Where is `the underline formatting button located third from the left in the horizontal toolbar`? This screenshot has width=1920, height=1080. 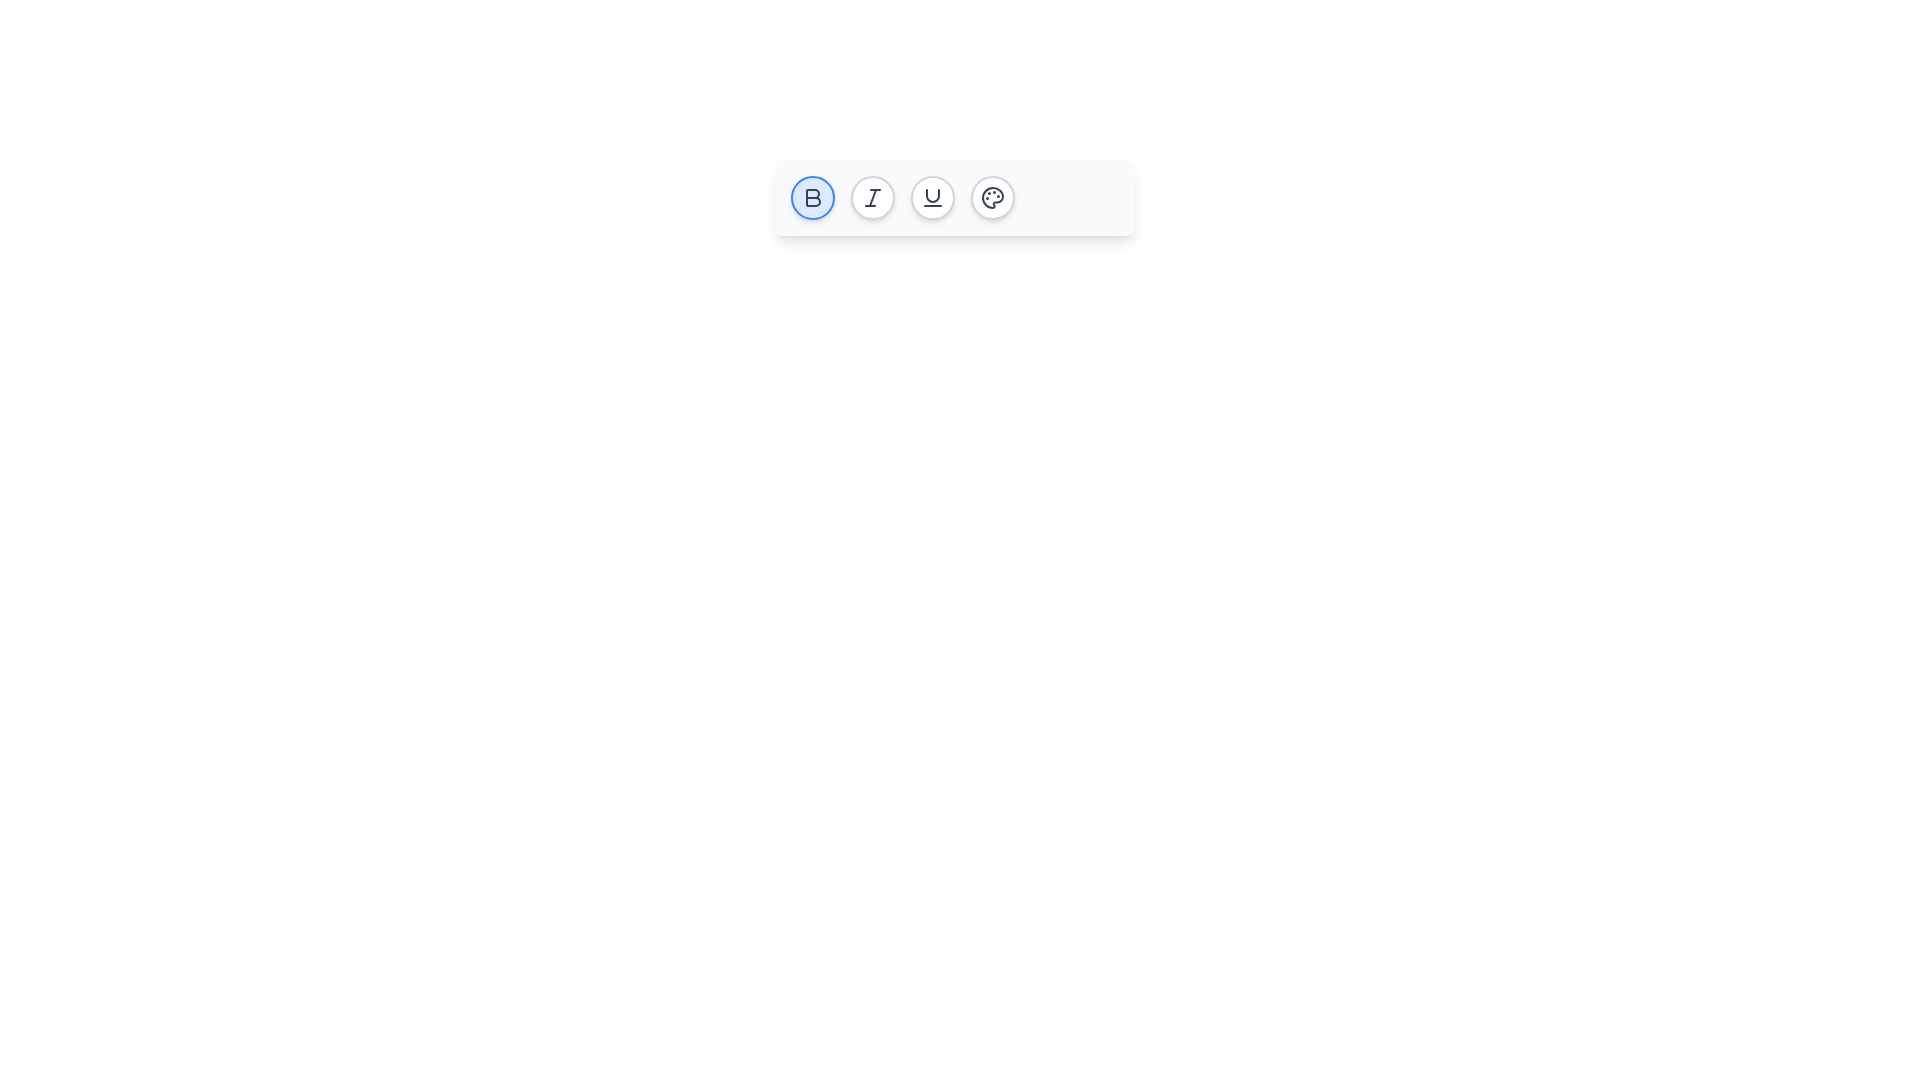
the underline formatting button located third from the left in the horizontal toolbar is located at coordinates (931, 197).